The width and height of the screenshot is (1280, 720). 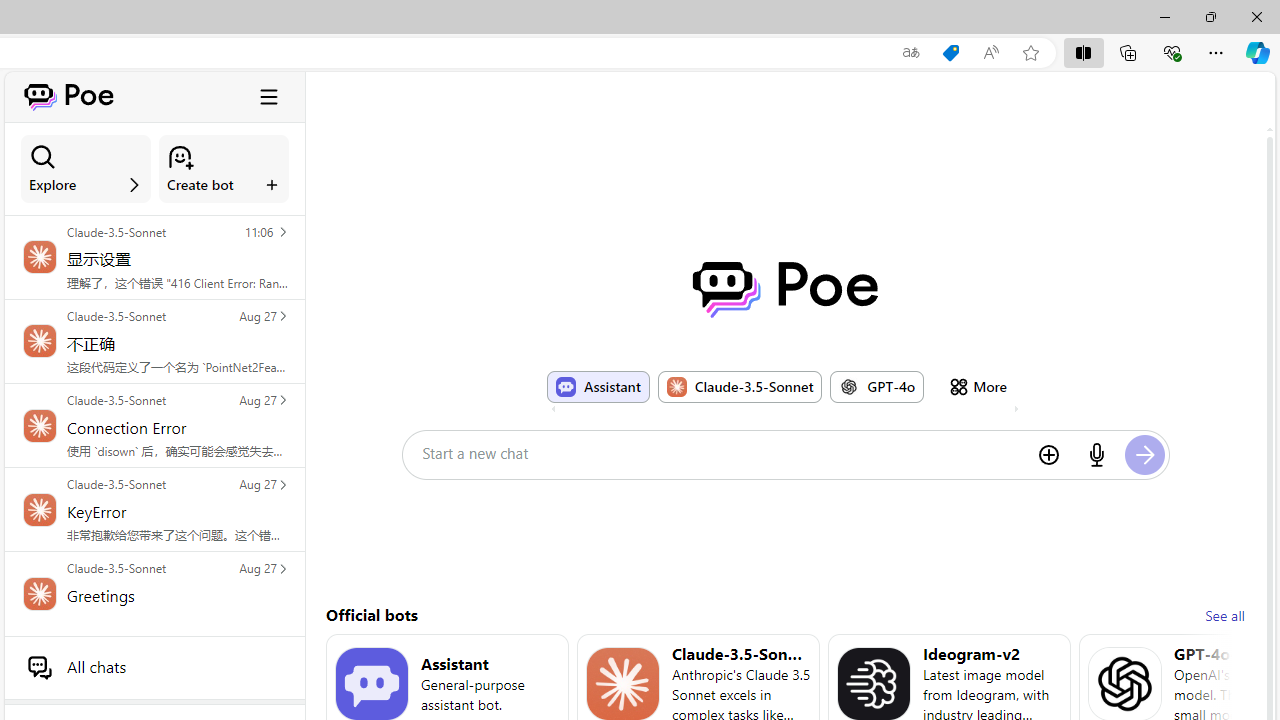 What do you see at coordinates (268, 96) in the screenshot?
I see `'Toggle sidebar collapse'` at bounding box center [268, 96].